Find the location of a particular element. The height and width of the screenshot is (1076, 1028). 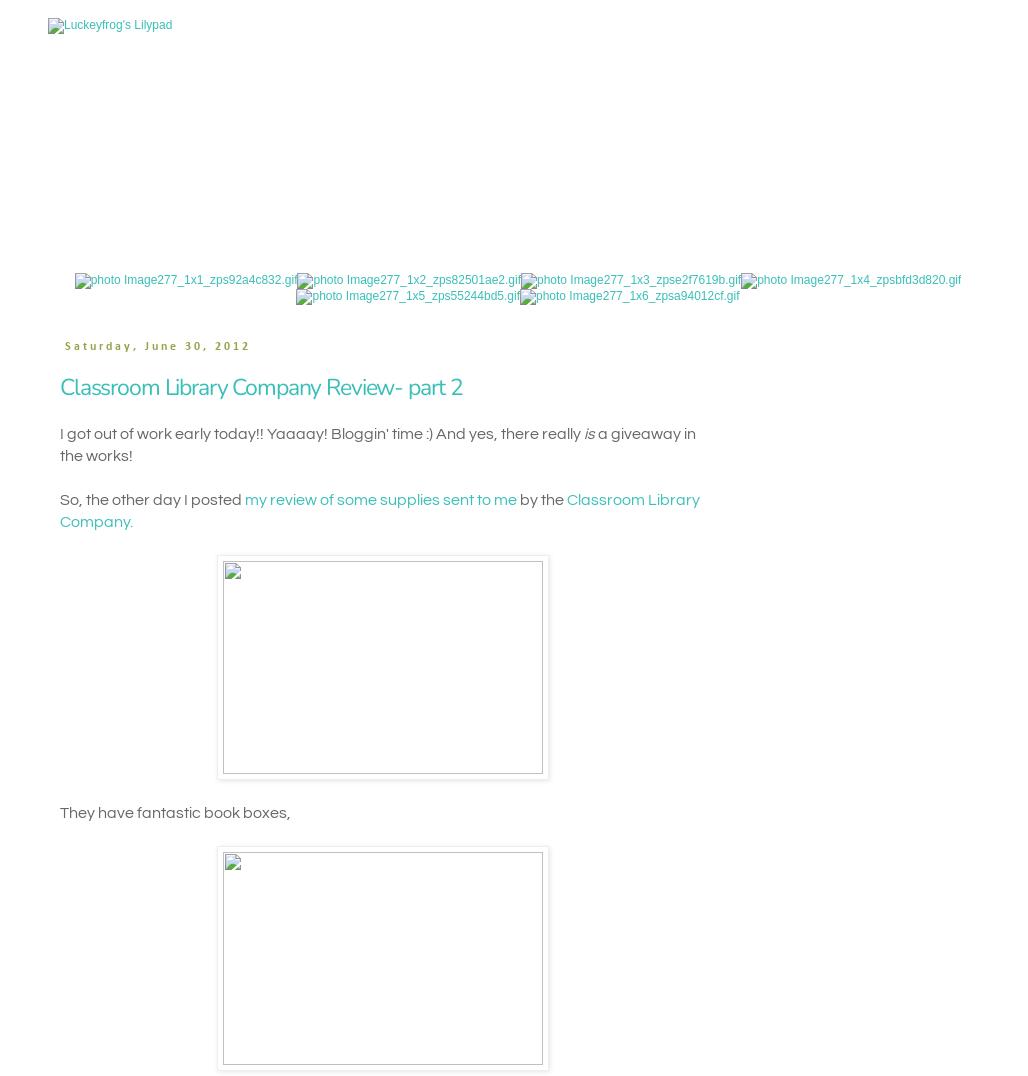

'is' is located at coordinates (588, 433).